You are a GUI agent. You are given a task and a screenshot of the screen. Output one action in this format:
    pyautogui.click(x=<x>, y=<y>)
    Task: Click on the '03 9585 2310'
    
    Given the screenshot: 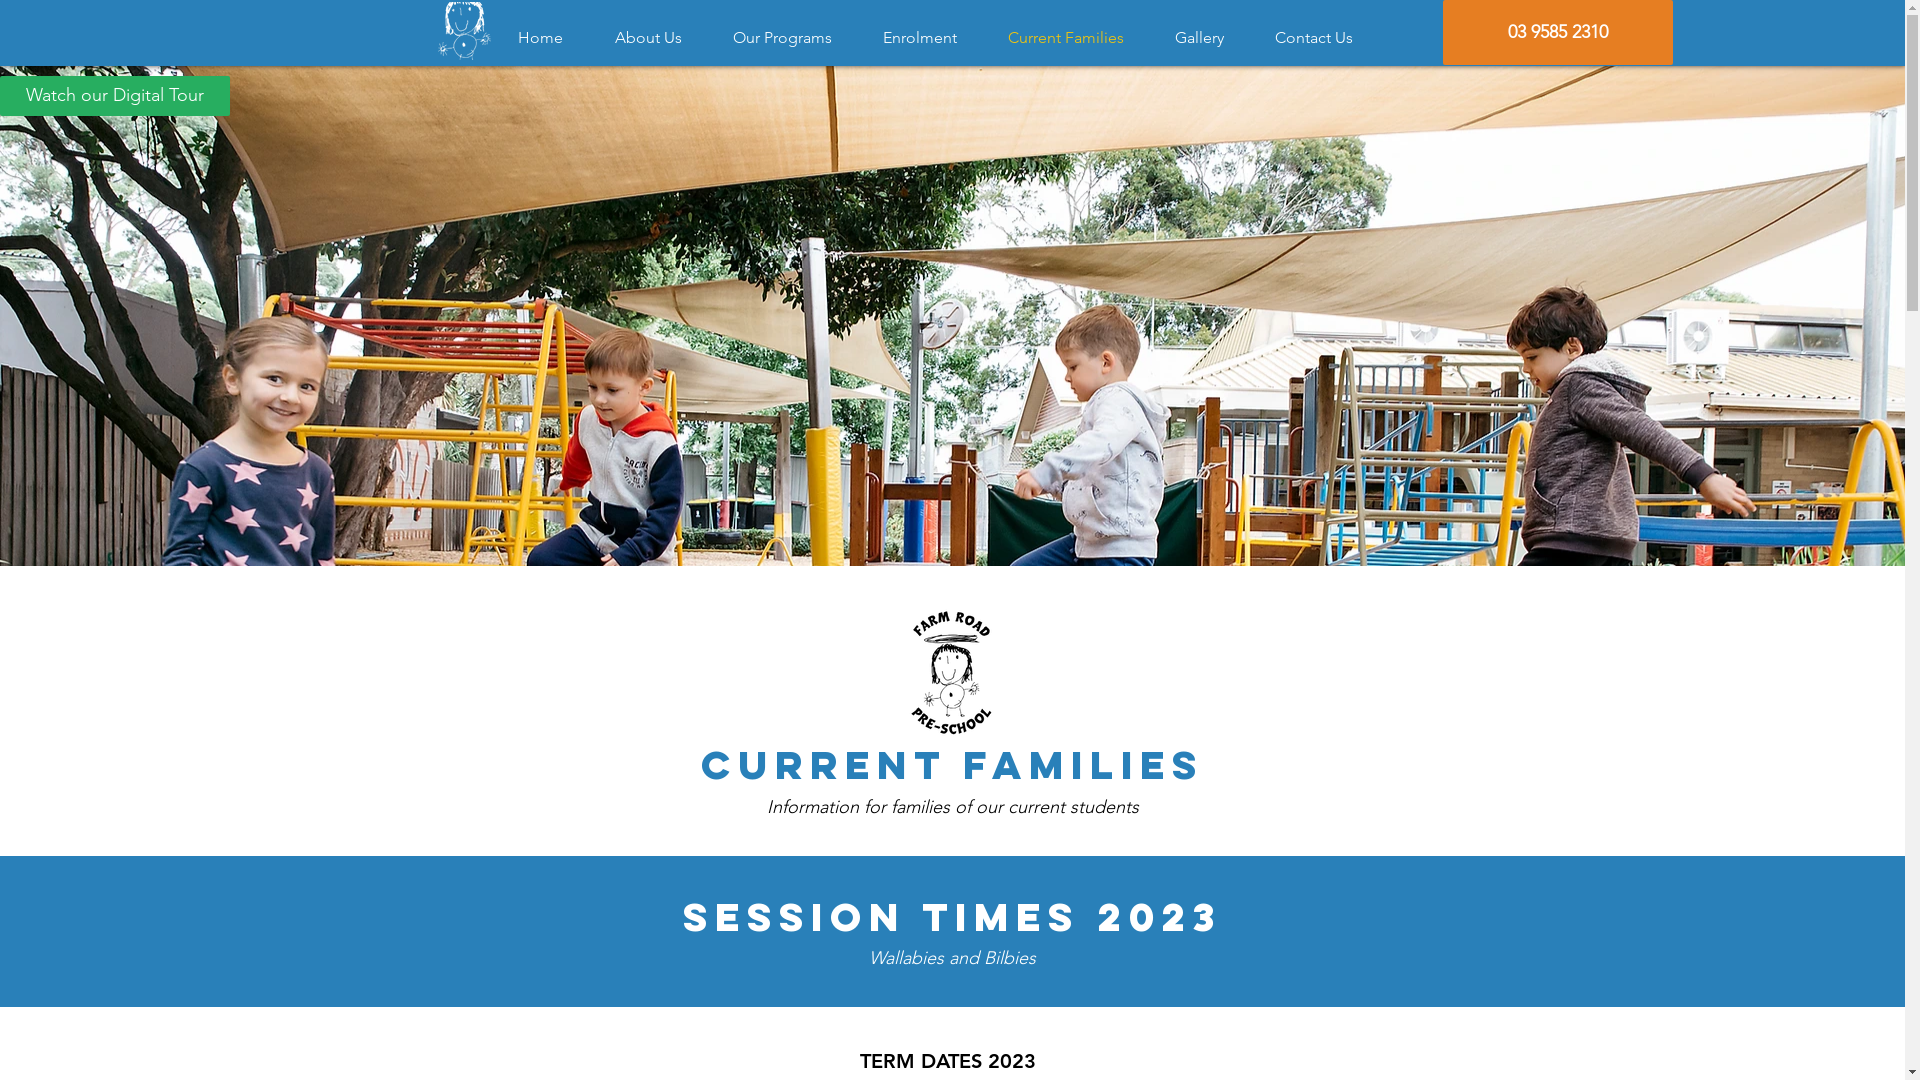 What is the action you would take?
    pyautogui.click(x=1555, y=32)
    